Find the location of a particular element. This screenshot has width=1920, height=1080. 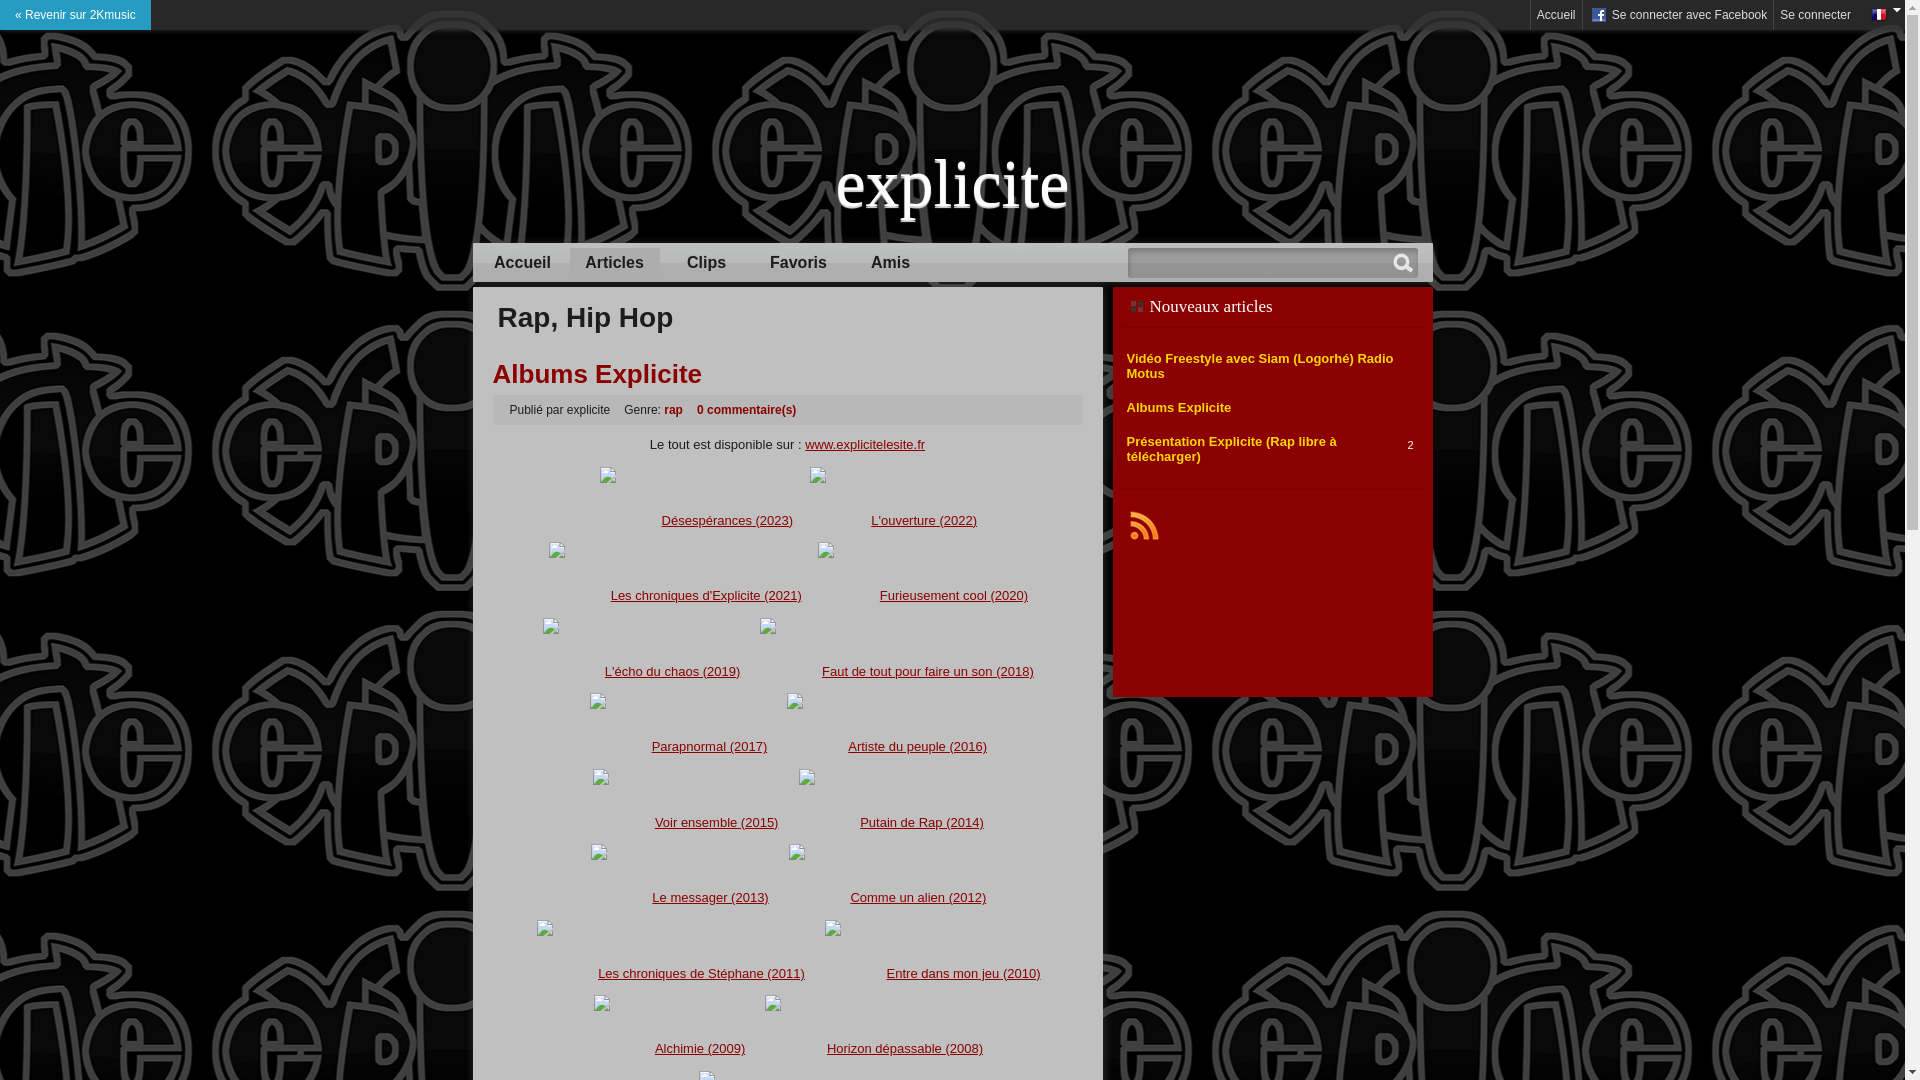

'Accueil' is located at coordinates (1555, 15).